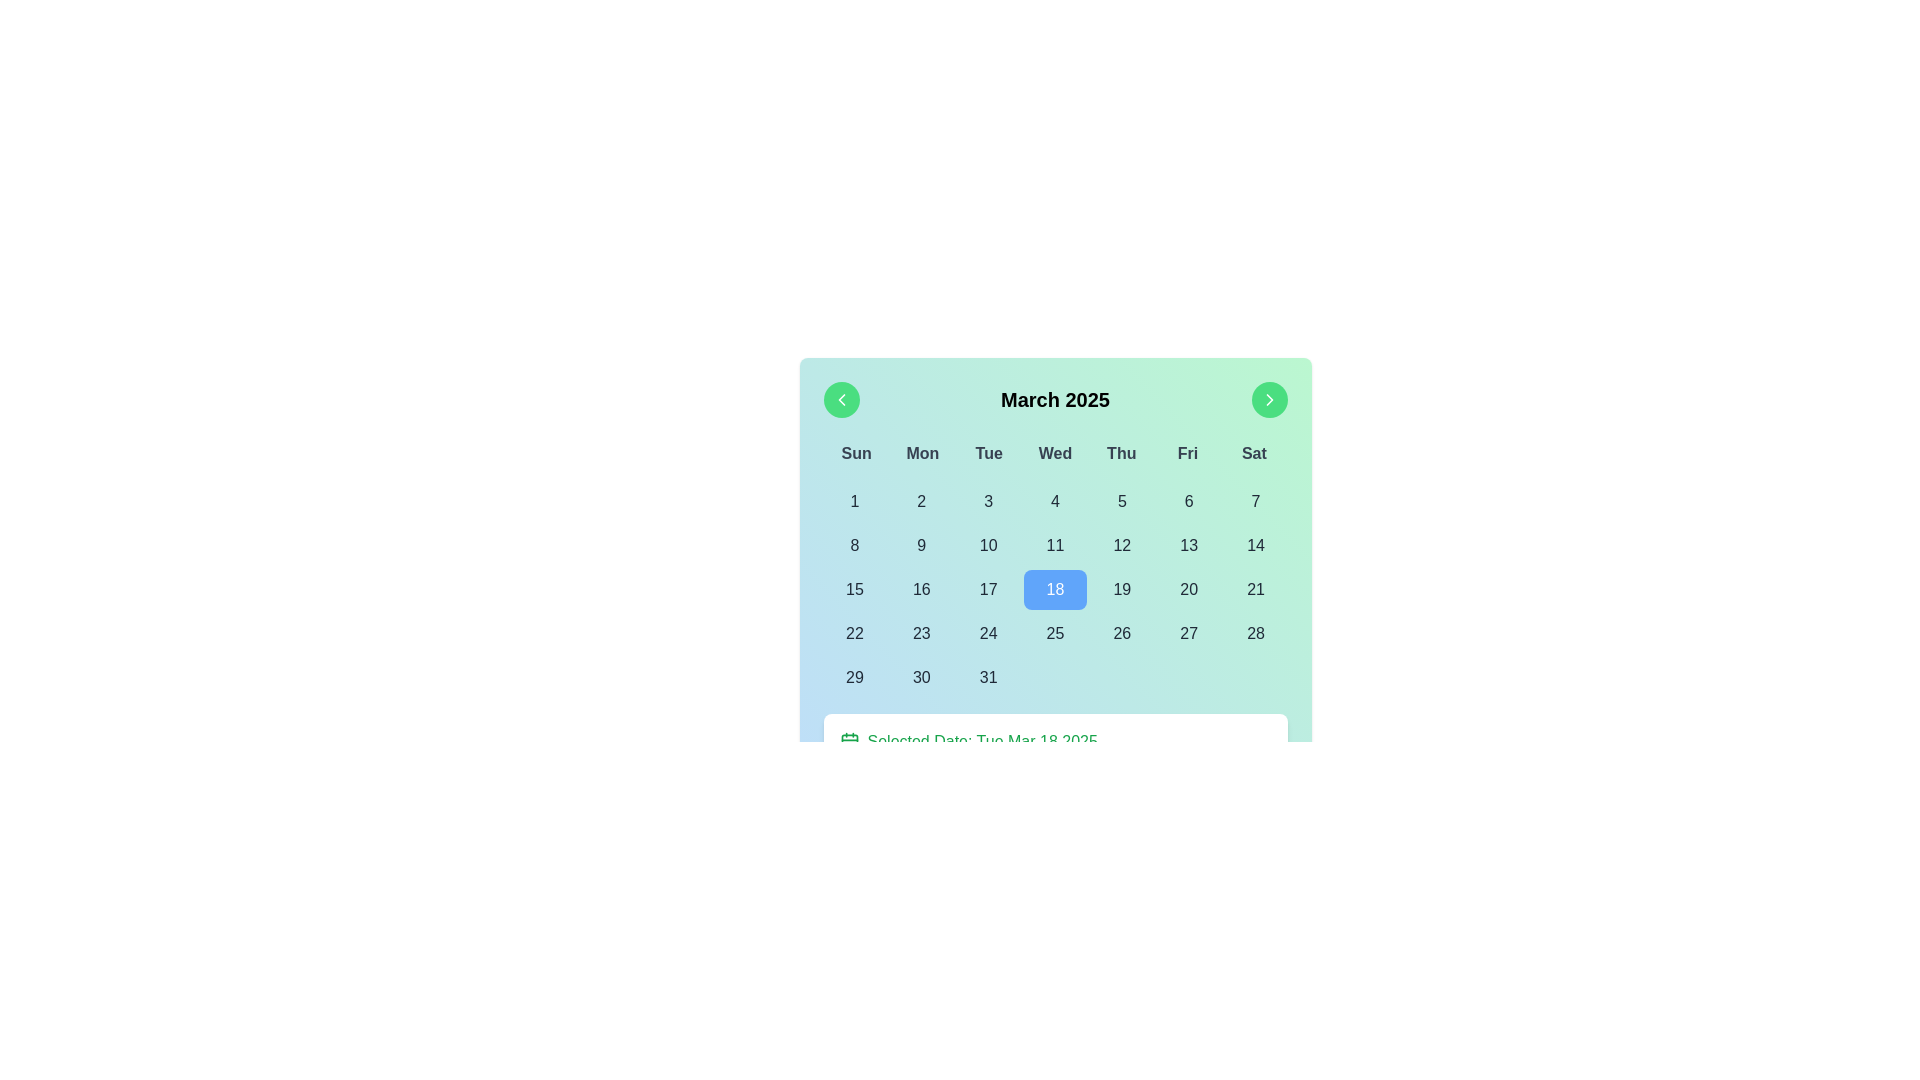  Describe the element at coordinates (1054, 400) in the screenshot. I see `the static text label displaying 'March 2025' in a bold and large font style, located centrally in the header section of the calendar interface` at that location.